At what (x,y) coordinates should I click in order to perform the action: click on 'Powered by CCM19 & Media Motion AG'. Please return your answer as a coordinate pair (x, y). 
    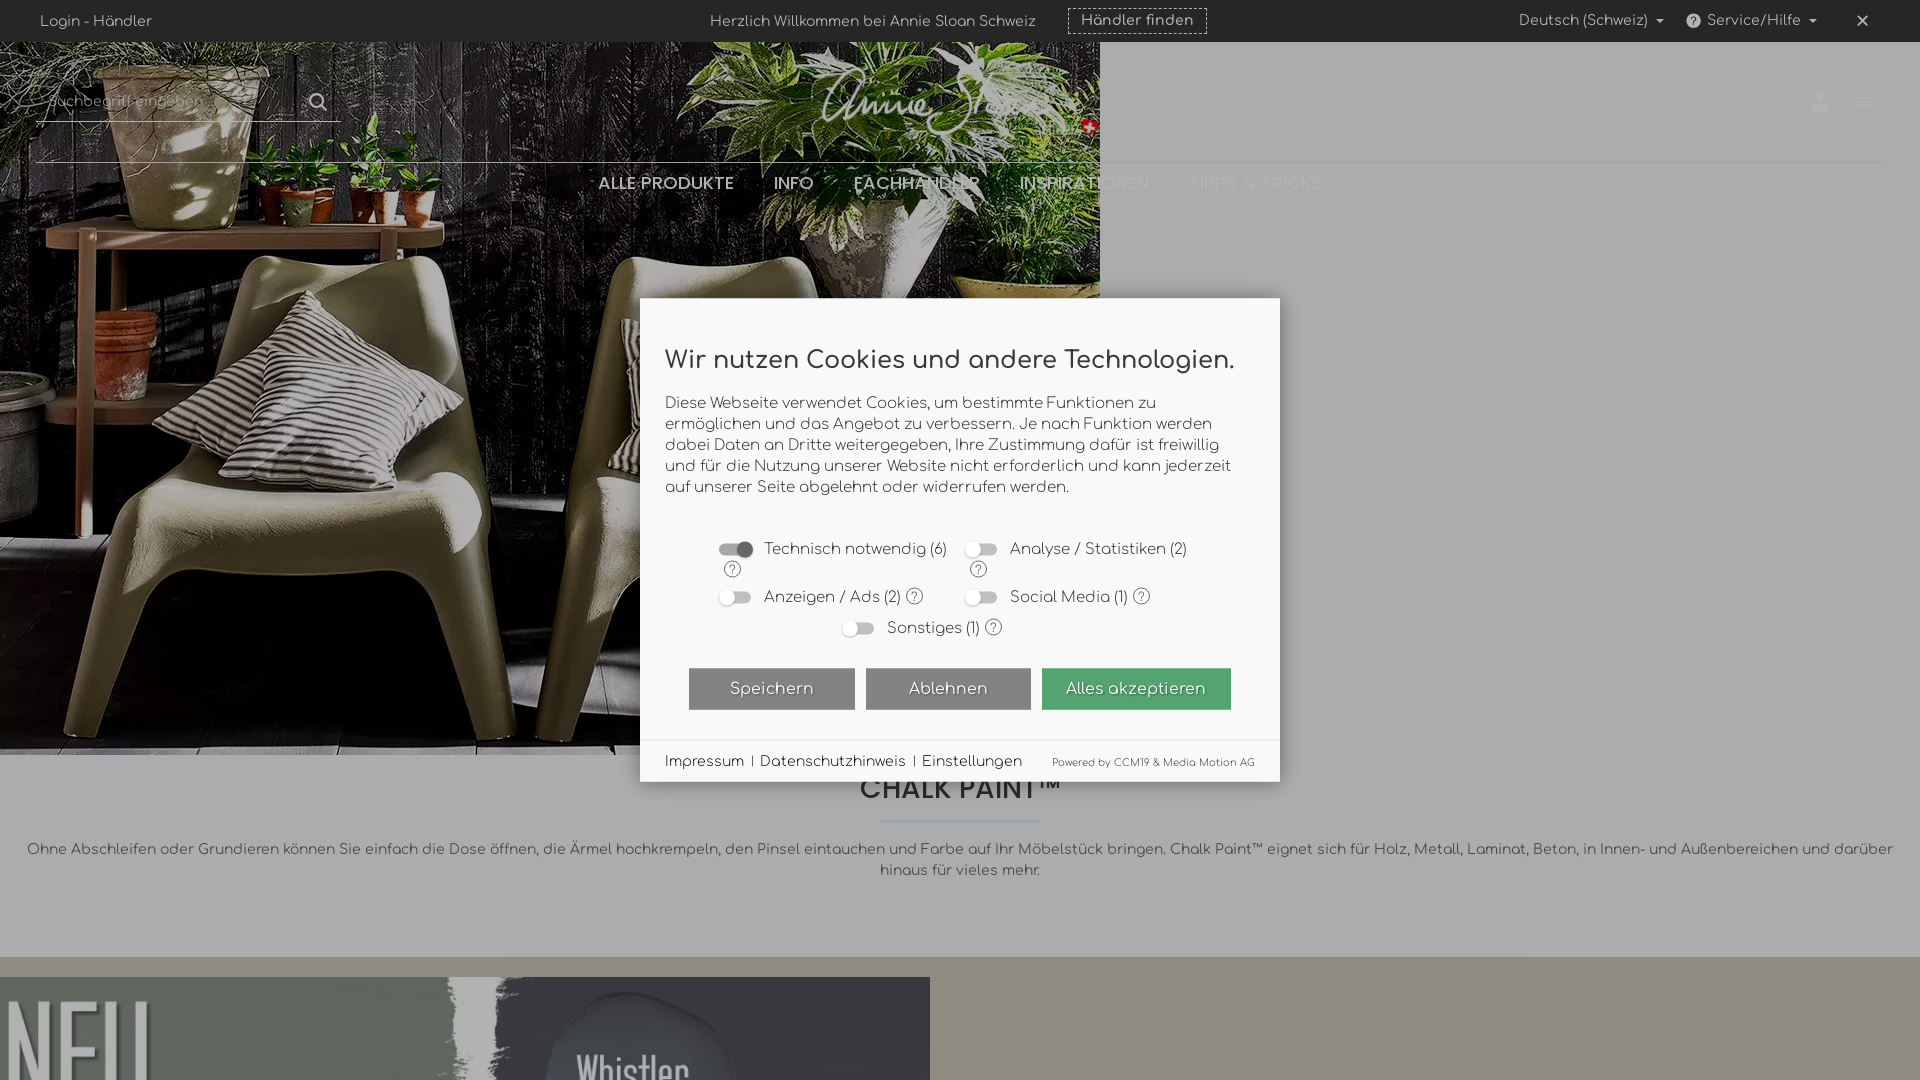
    Looking at the image, I should click on (1153, 761).